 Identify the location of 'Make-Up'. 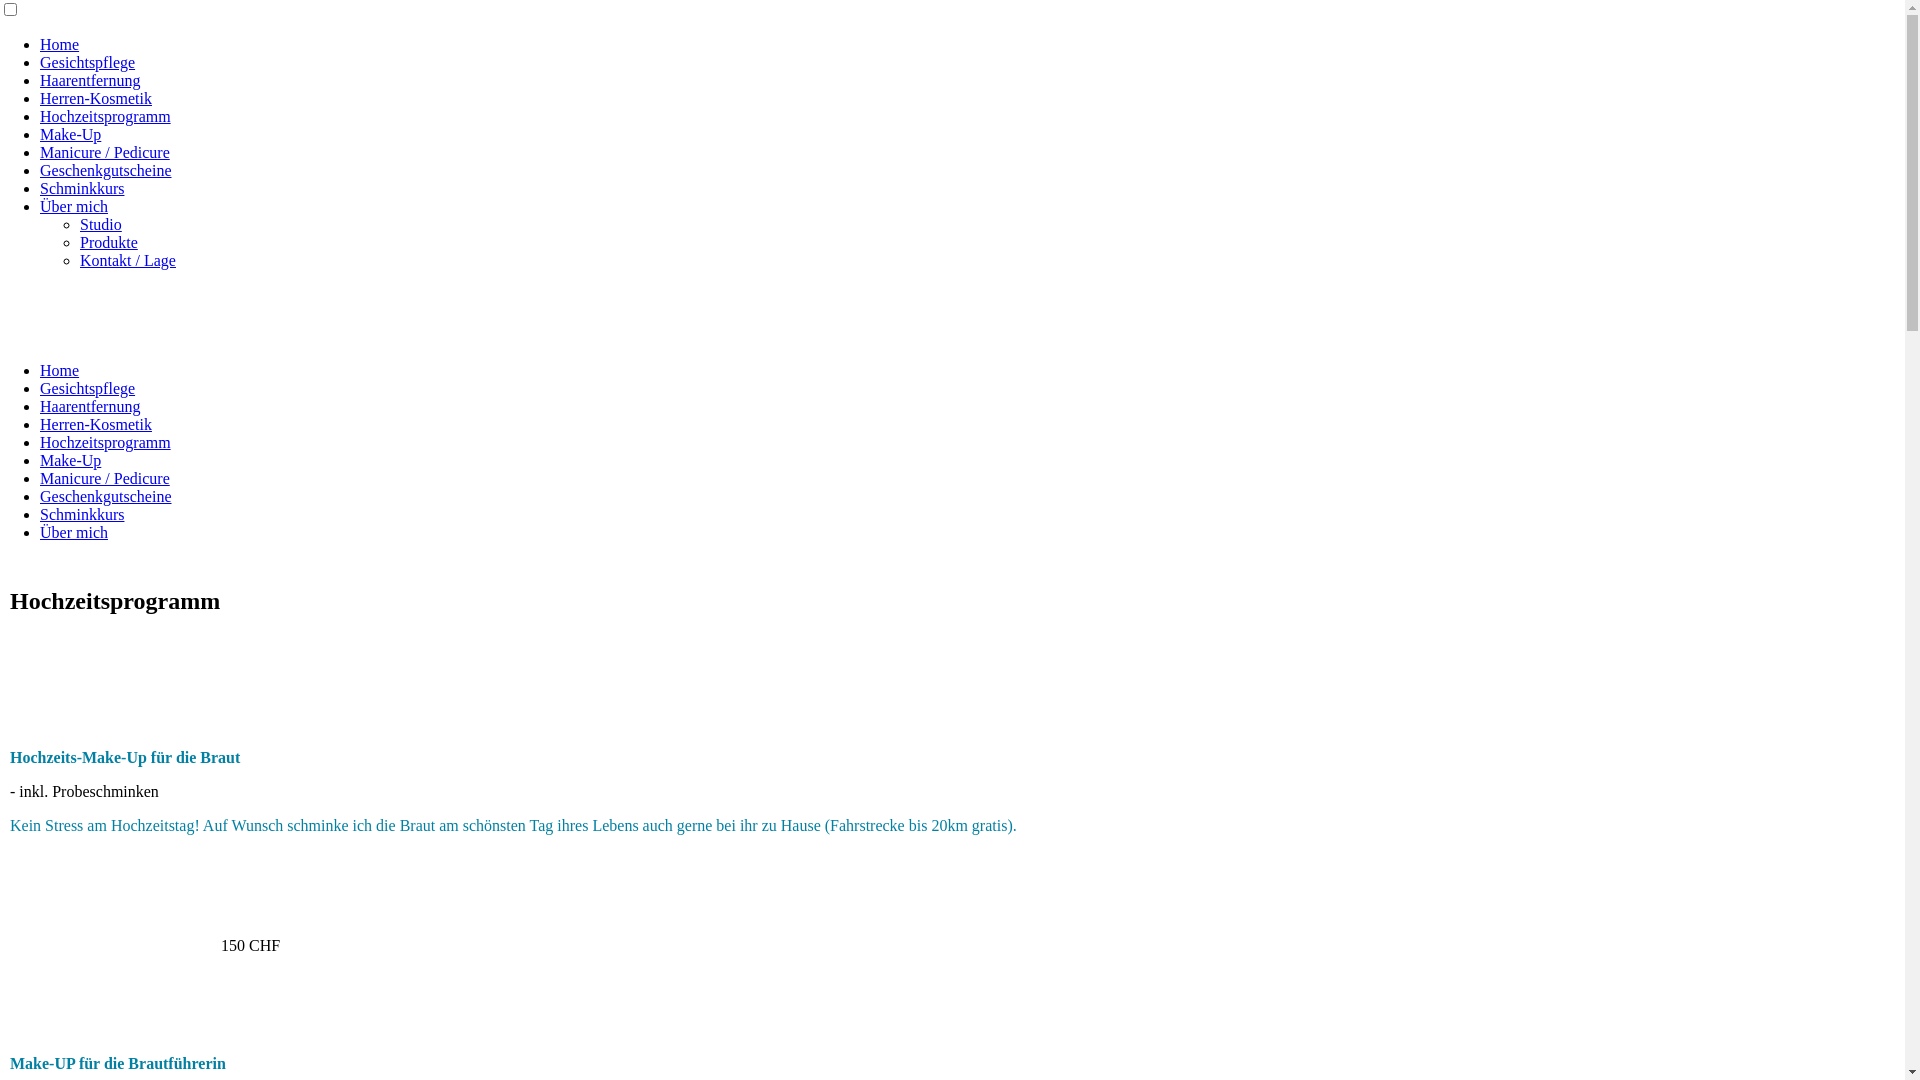
(70, 134).